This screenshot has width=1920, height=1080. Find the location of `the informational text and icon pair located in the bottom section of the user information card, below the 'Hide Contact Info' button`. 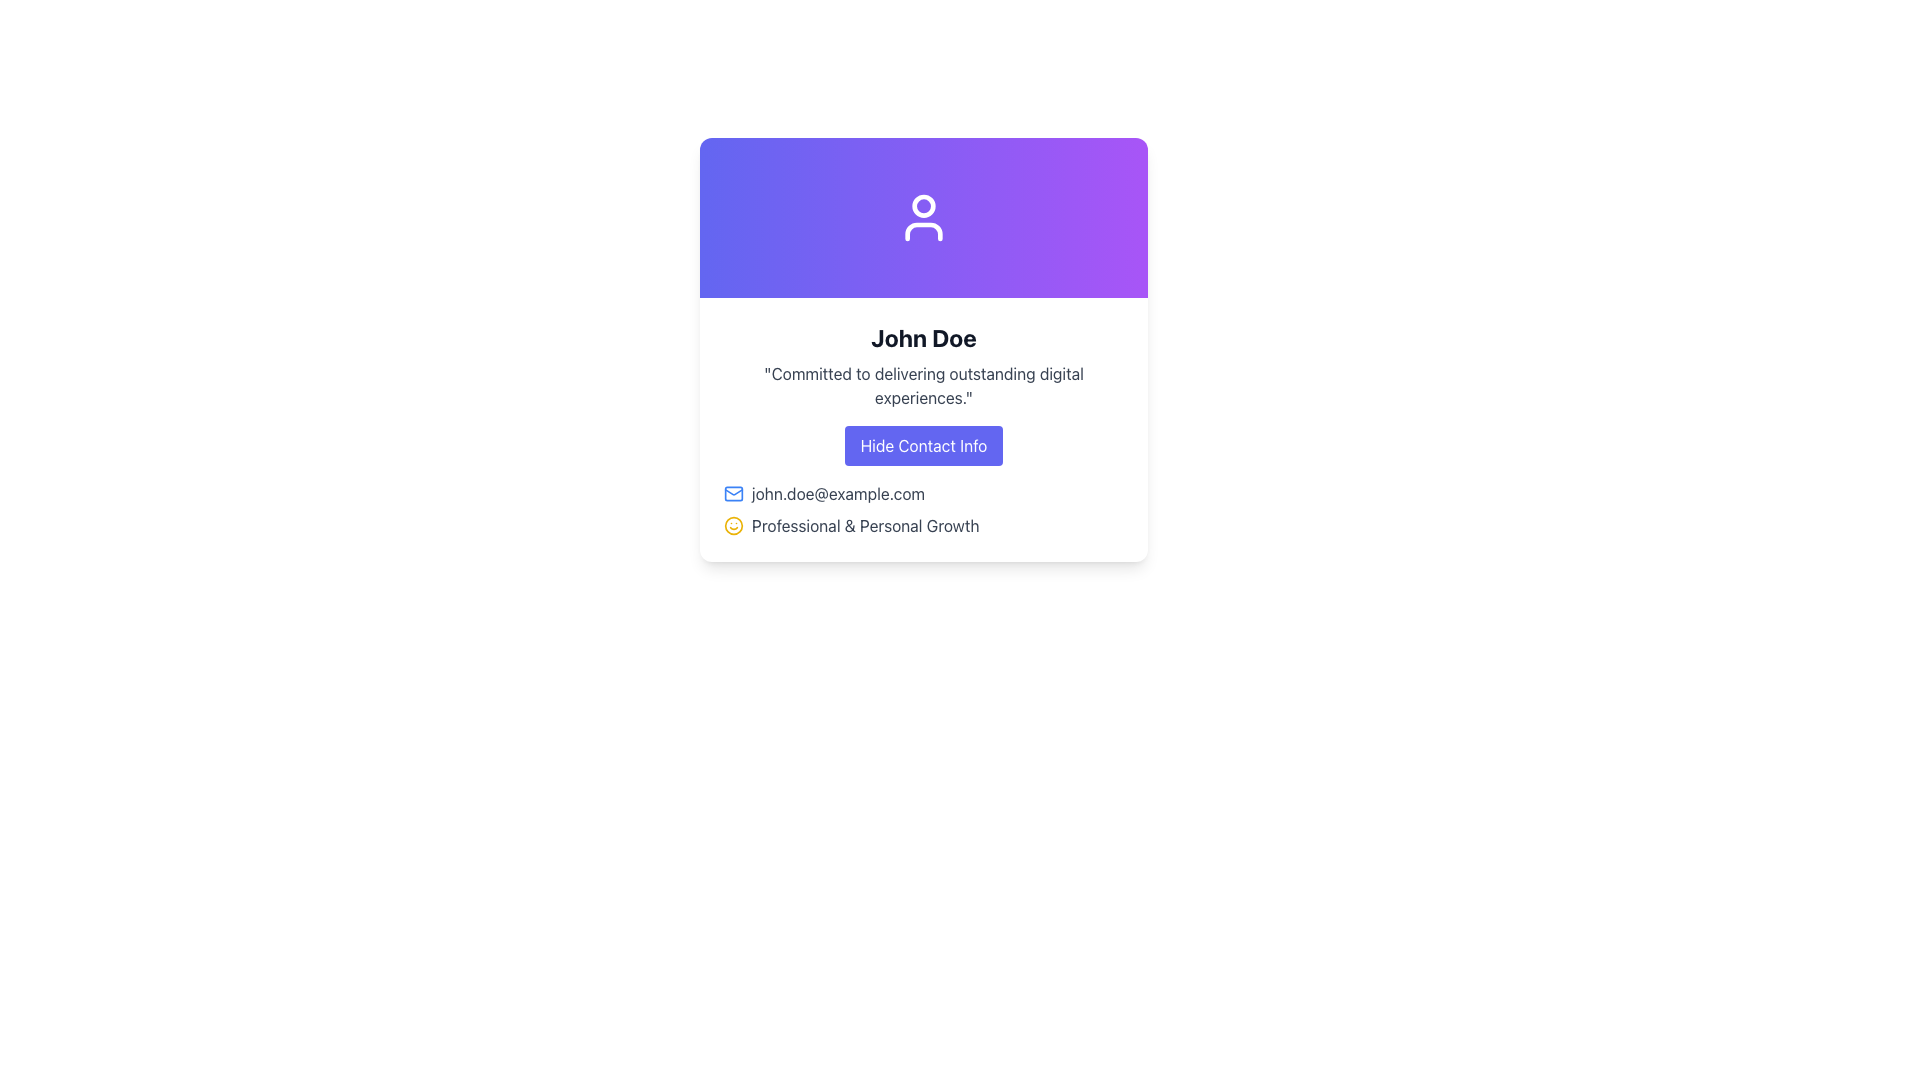

the informational text and icon pair located in the bottom section of the user information card, below the 'Hide Contact Info' button is located at coordinates (923, 508).